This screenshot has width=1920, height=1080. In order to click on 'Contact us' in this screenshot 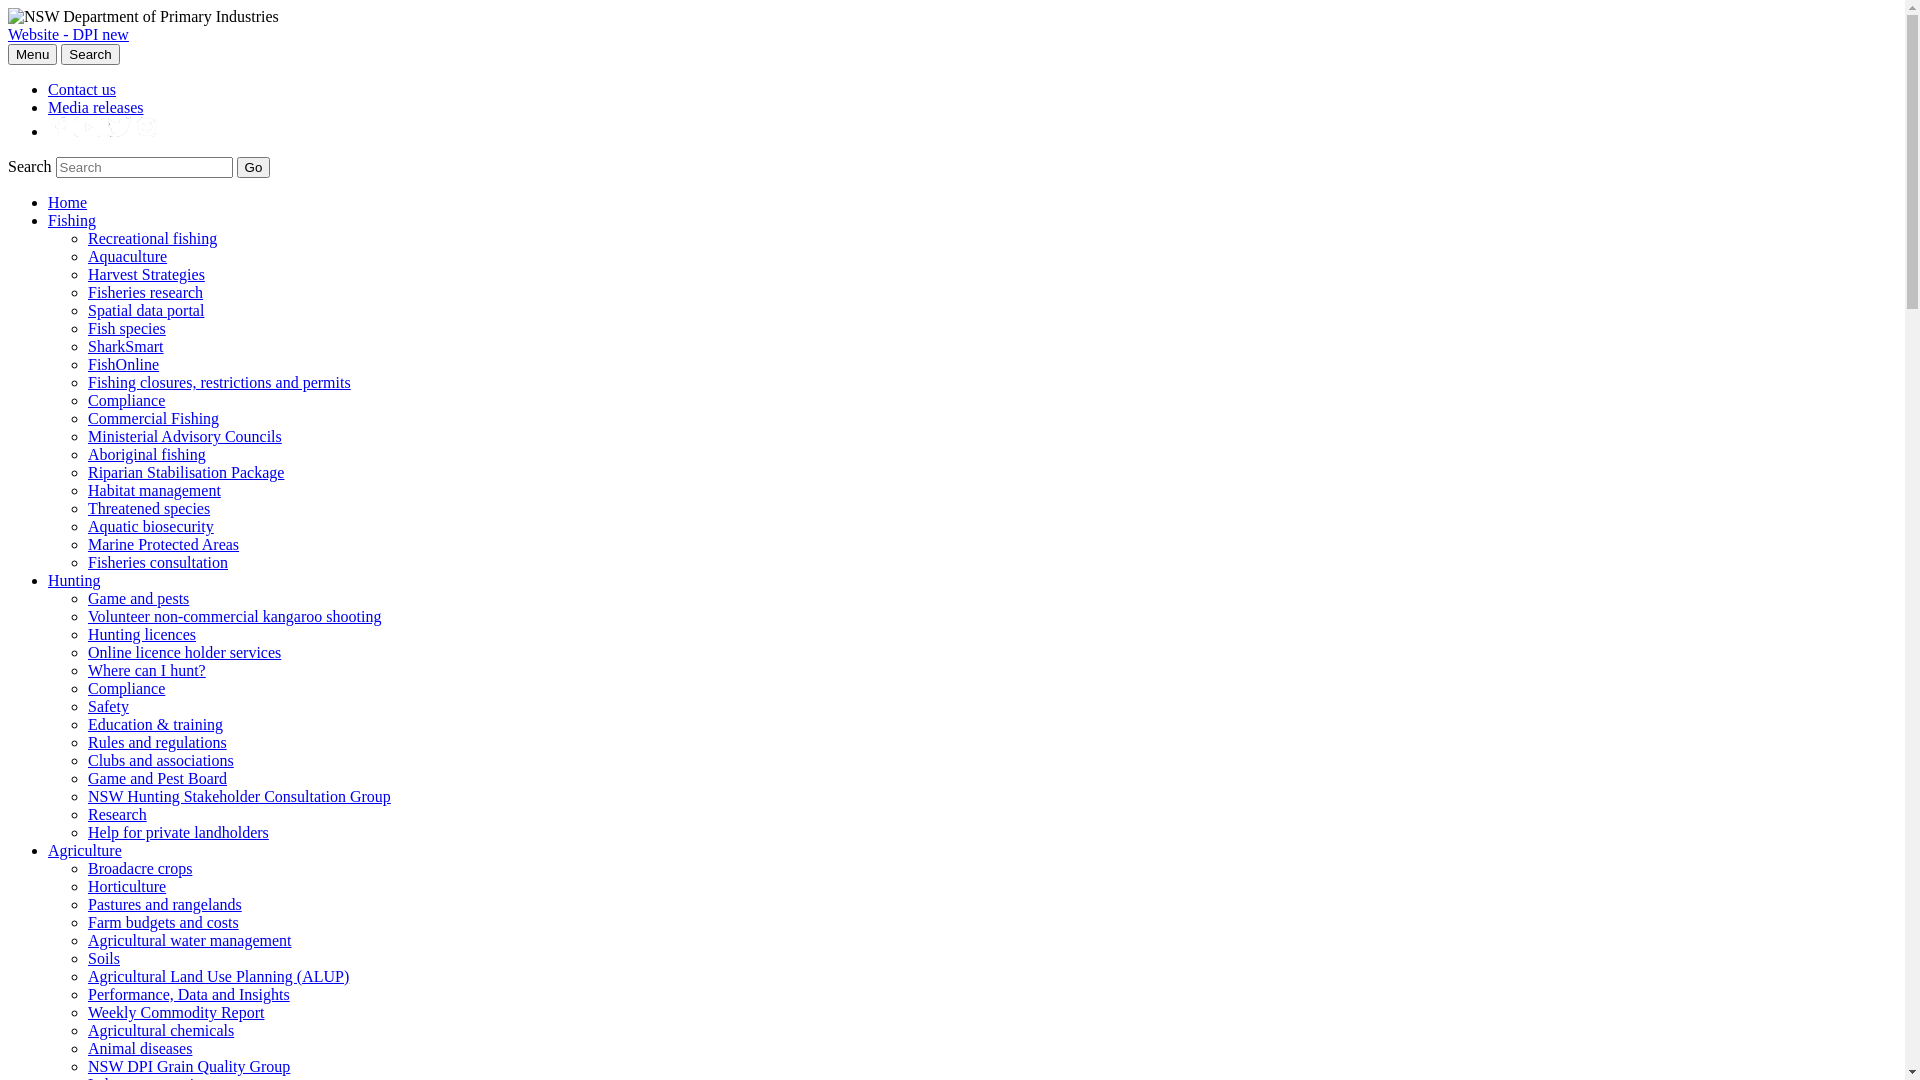, I will do `click(48, 88)`.